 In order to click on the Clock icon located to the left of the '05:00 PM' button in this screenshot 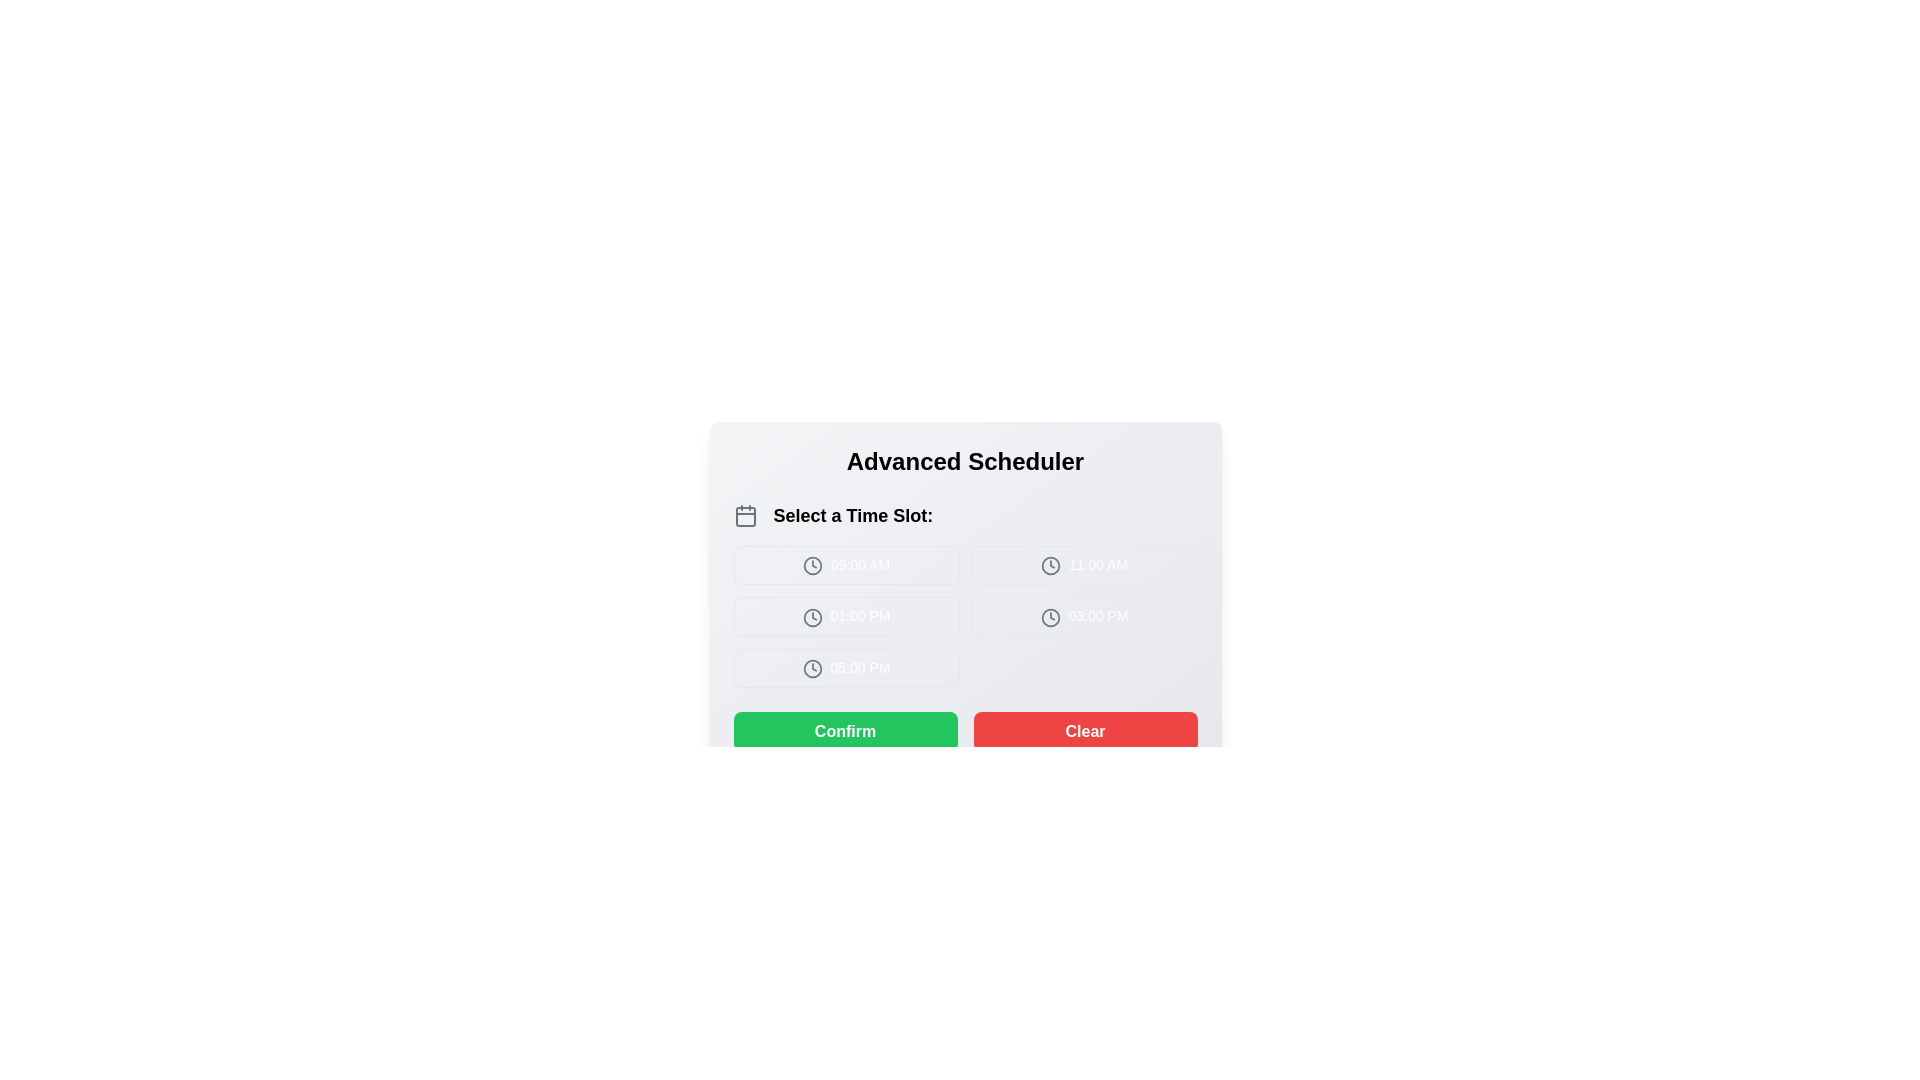, I will do `click(812, 668)`.